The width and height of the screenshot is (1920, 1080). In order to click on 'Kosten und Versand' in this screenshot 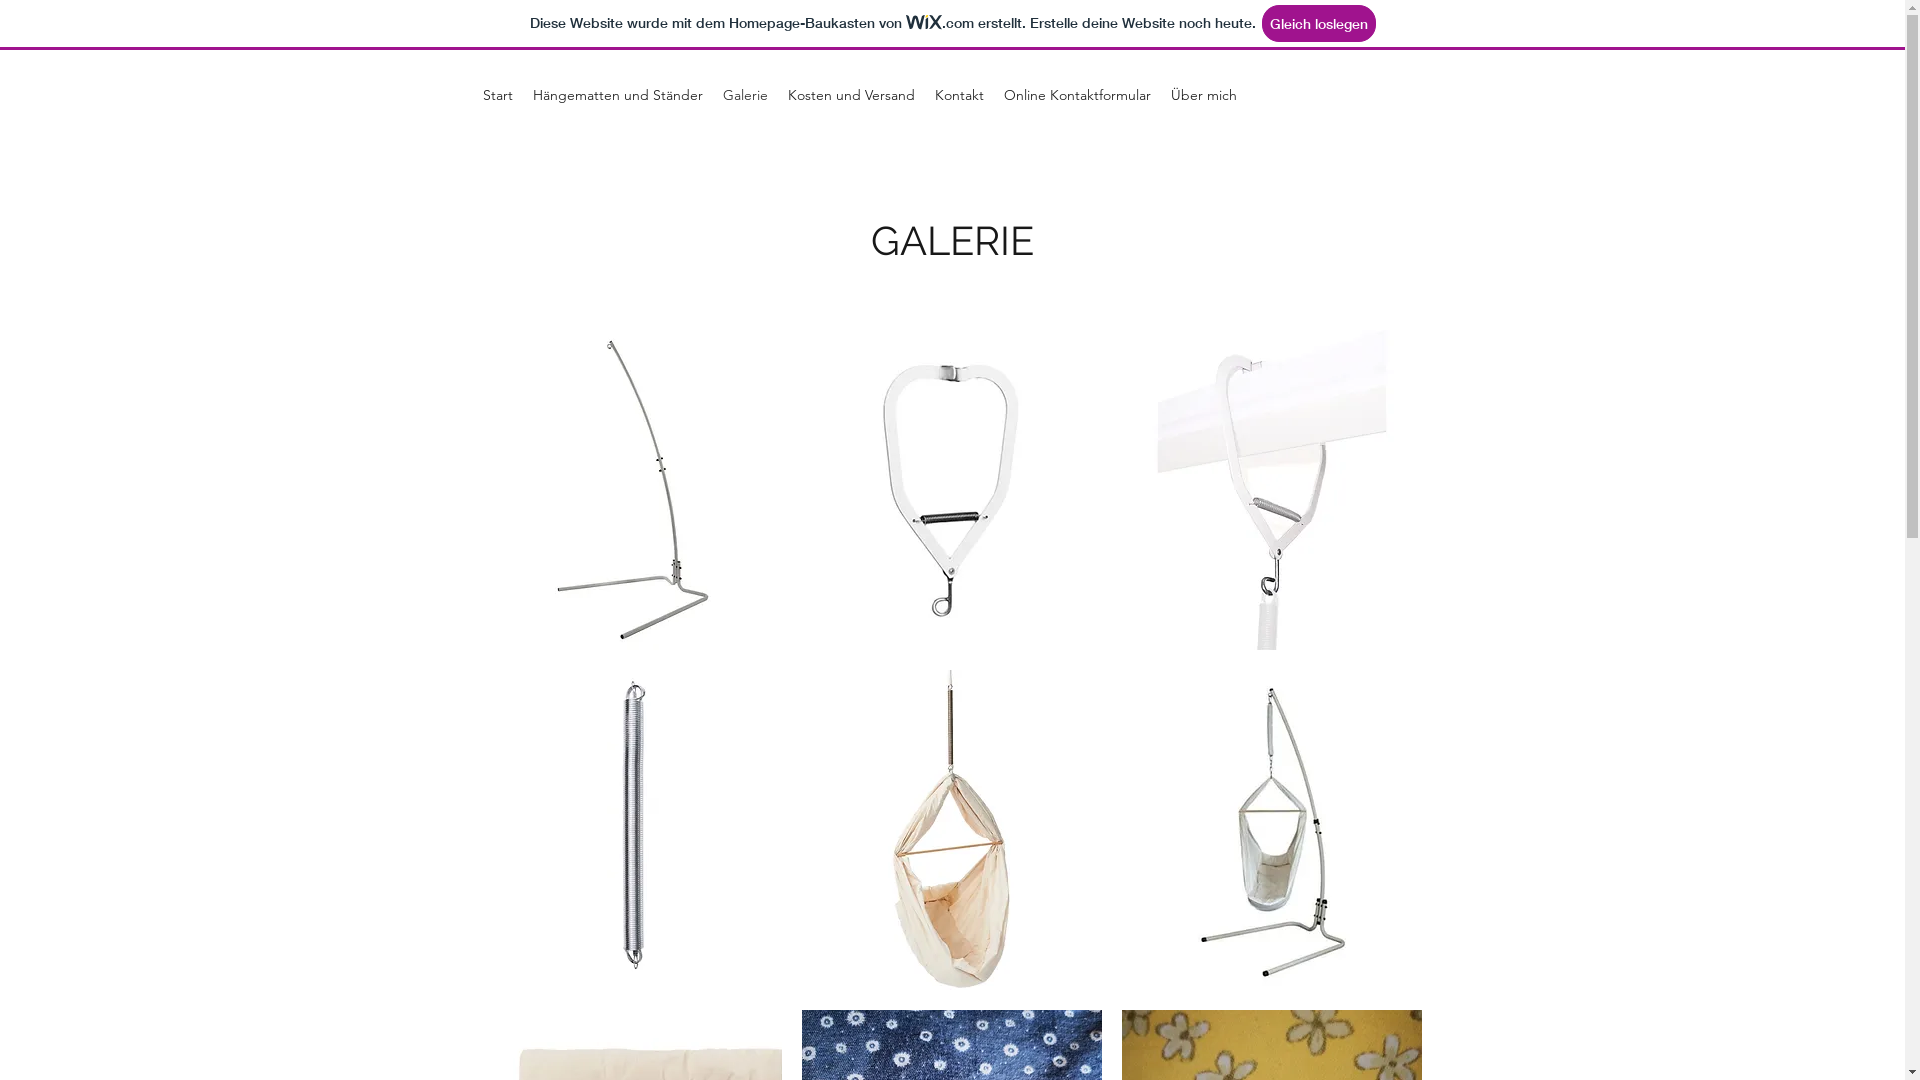, I will do `click(851, 95)`.